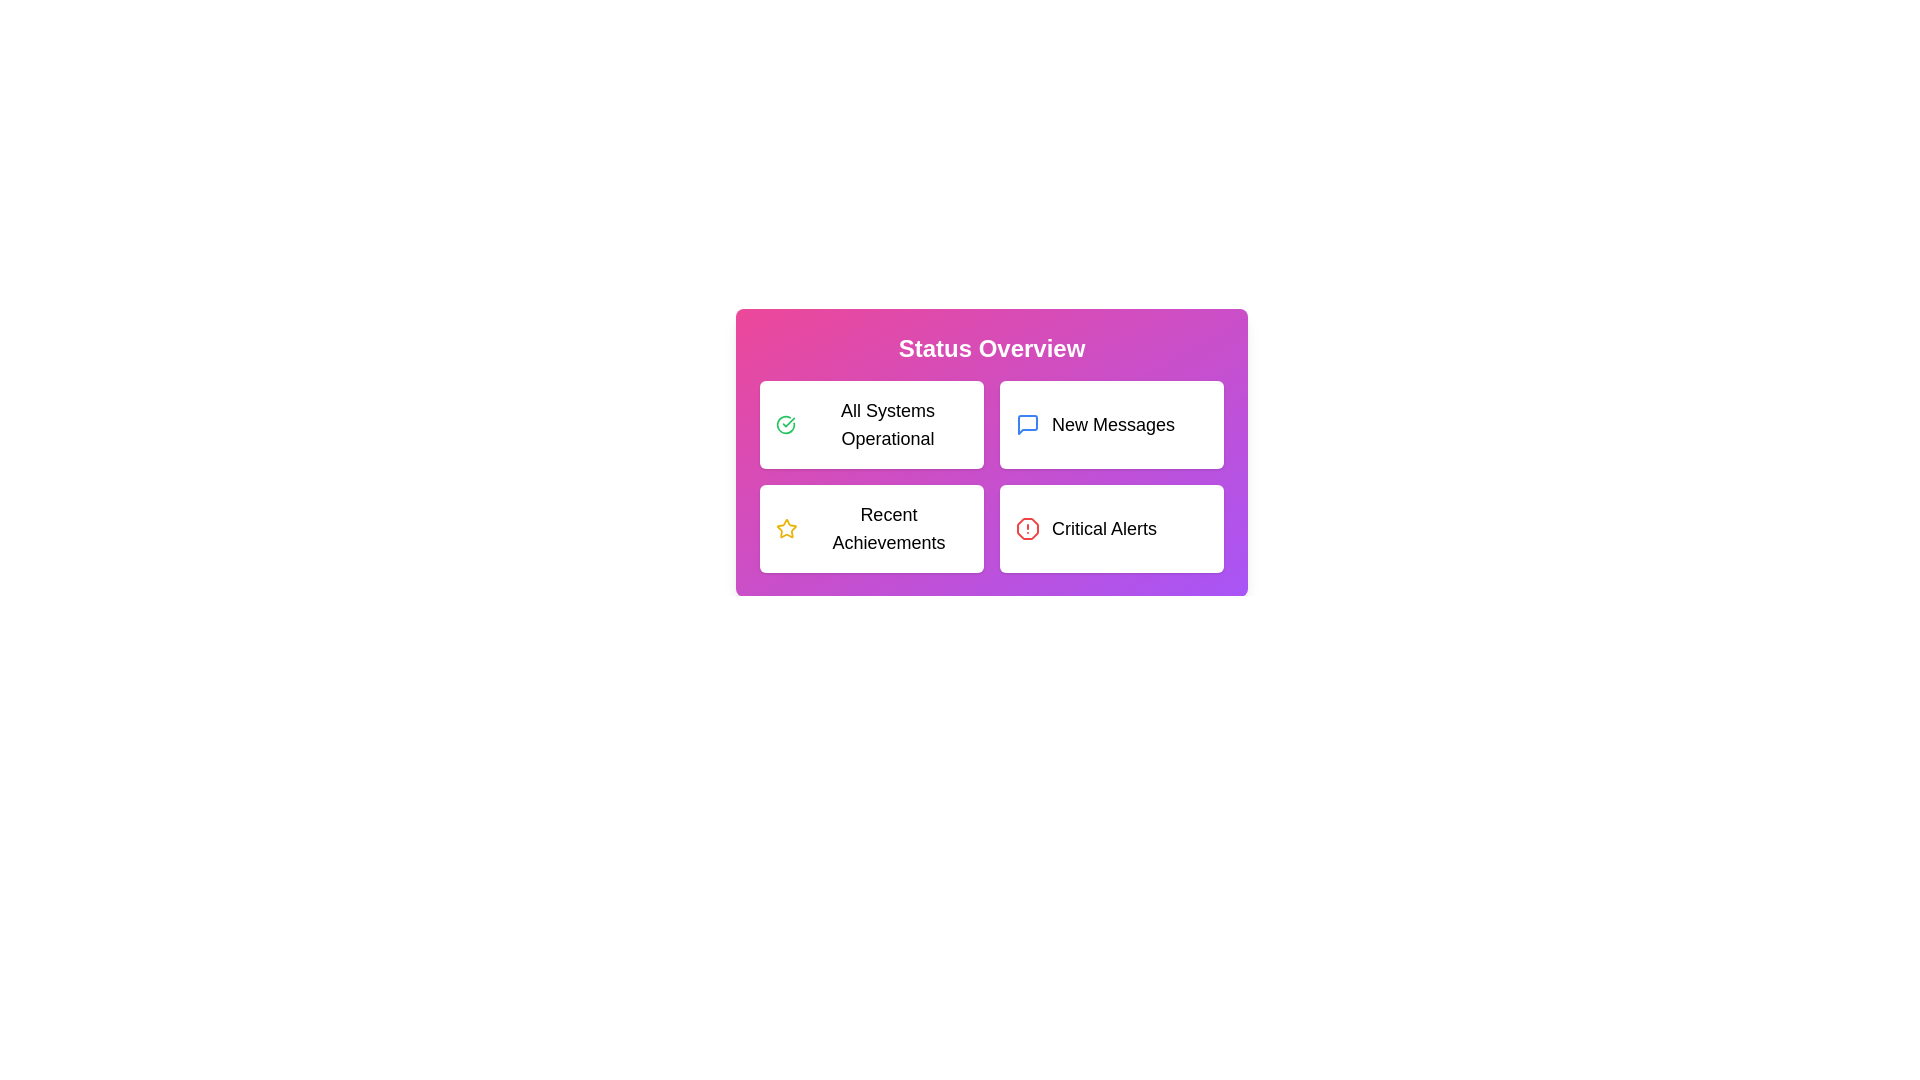 The image size is (1920, 1080). I want to click on the rectangular card displaying 'Critical Alerts' with a red octagonal alert sign, located in the bottom-right quadrant of the interface, so click(1111, 527).